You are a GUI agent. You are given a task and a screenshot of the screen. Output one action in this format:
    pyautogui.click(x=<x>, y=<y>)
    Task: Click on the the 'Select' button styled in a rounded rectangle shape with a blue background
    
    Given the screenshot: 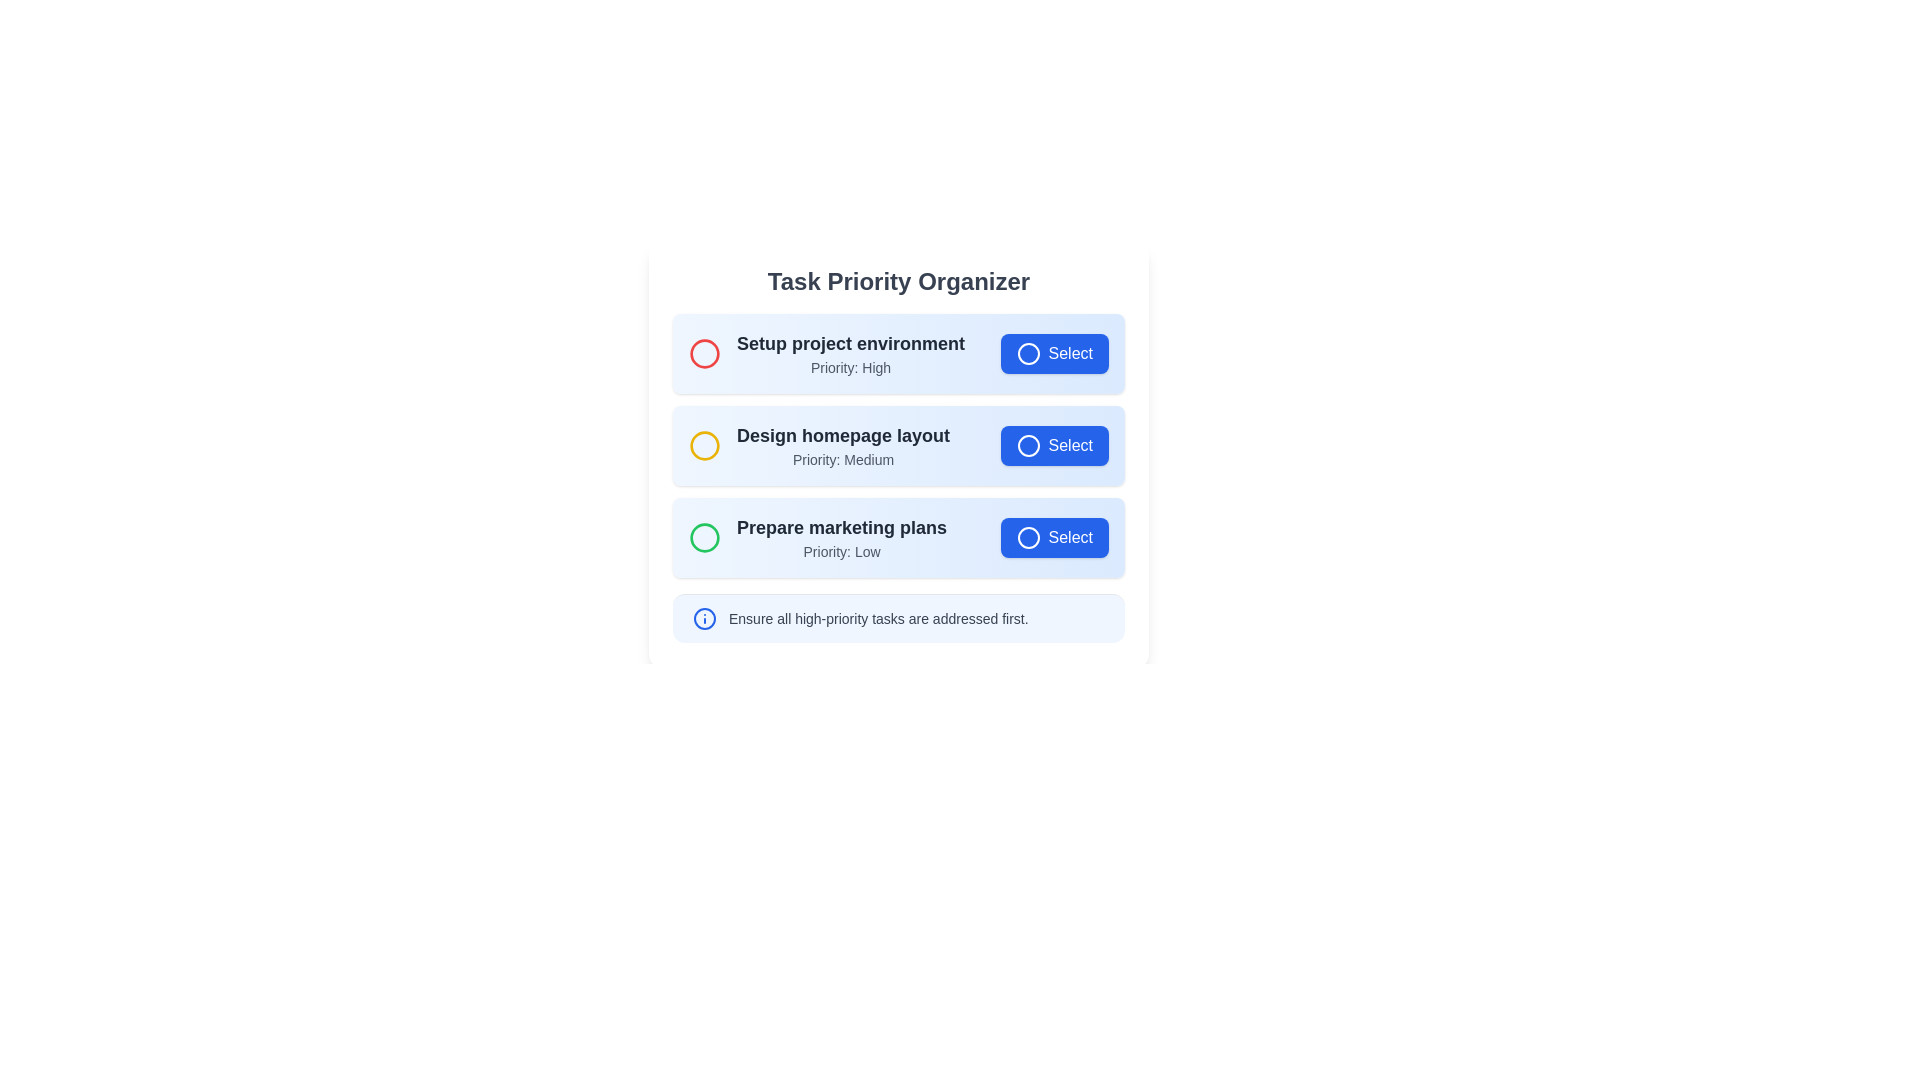 What is the action you would take?
    pyautogui.click(x=1053, y=536)
    